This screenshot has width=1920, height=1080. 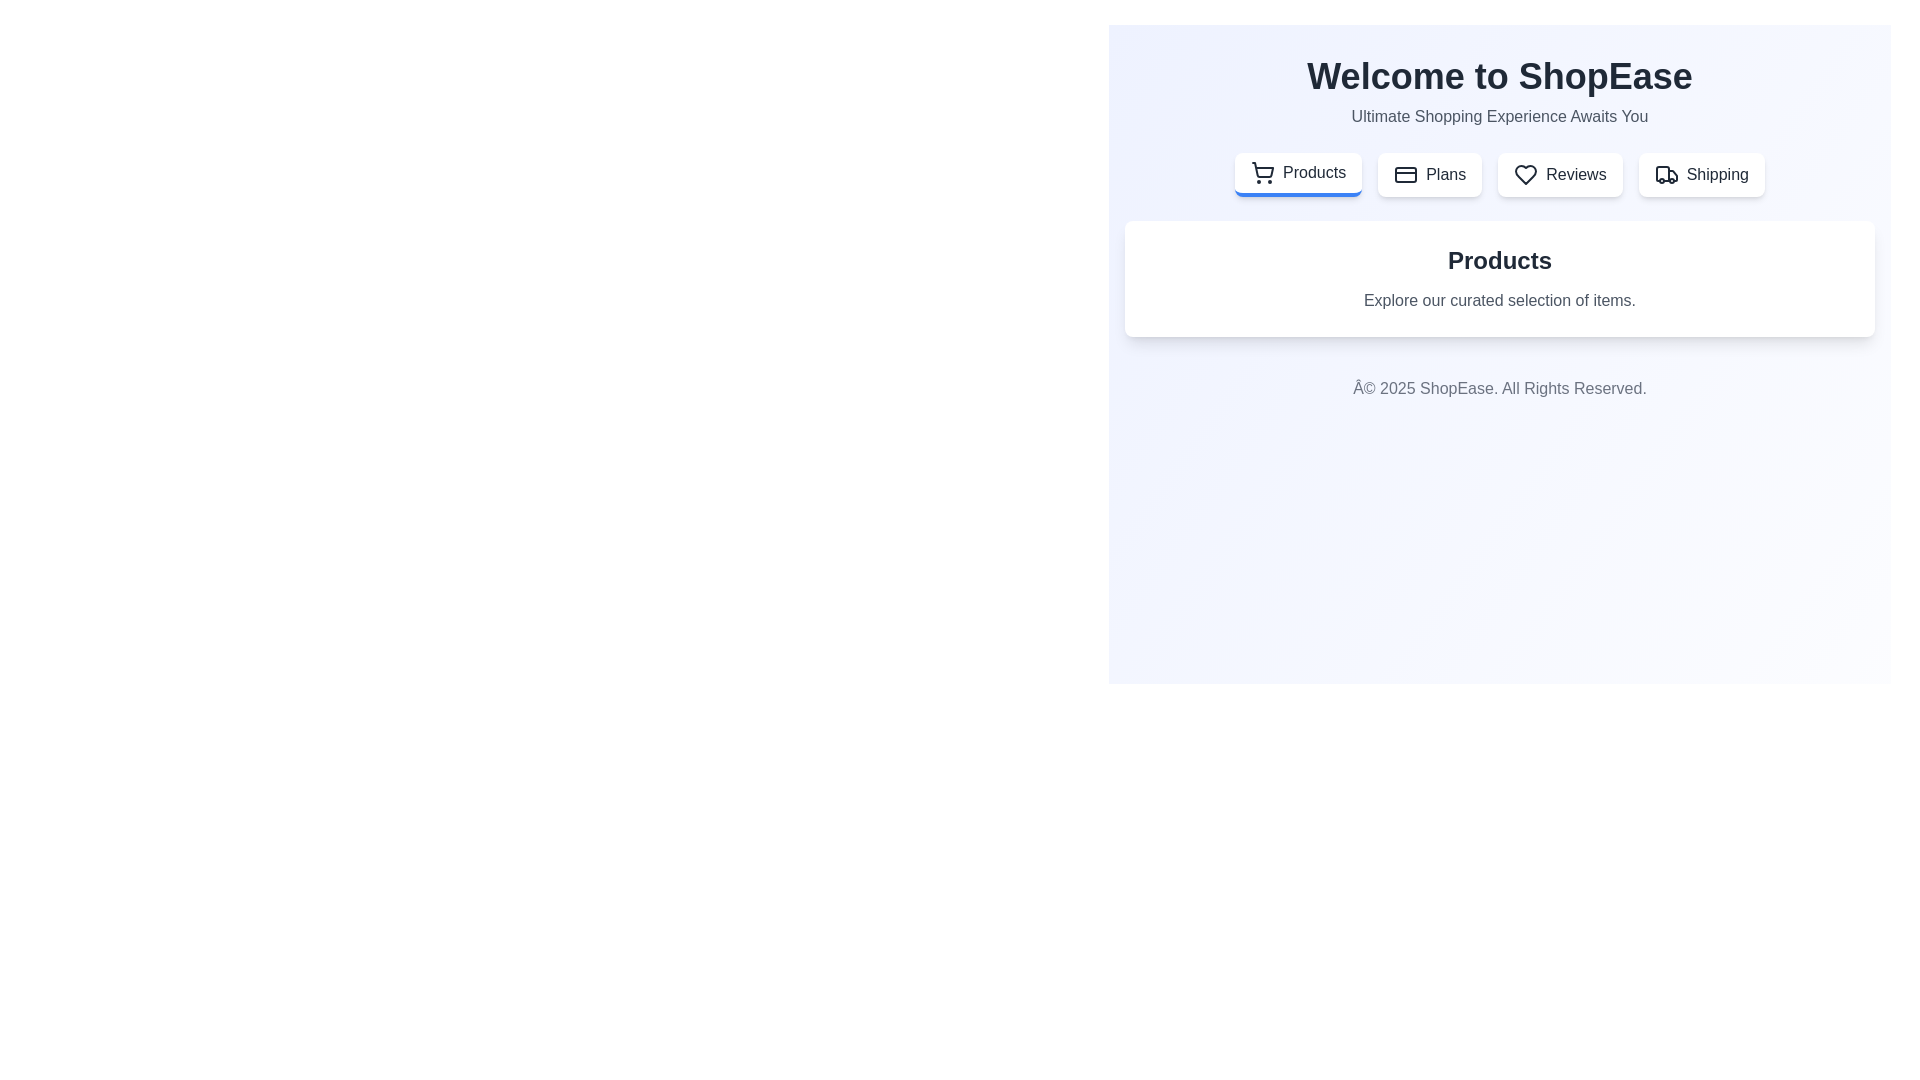 I want to click on the heart-shaped icon outlined in black, located under the 'Reviews' label in the navigation bar, so click(x=1525, y=173).